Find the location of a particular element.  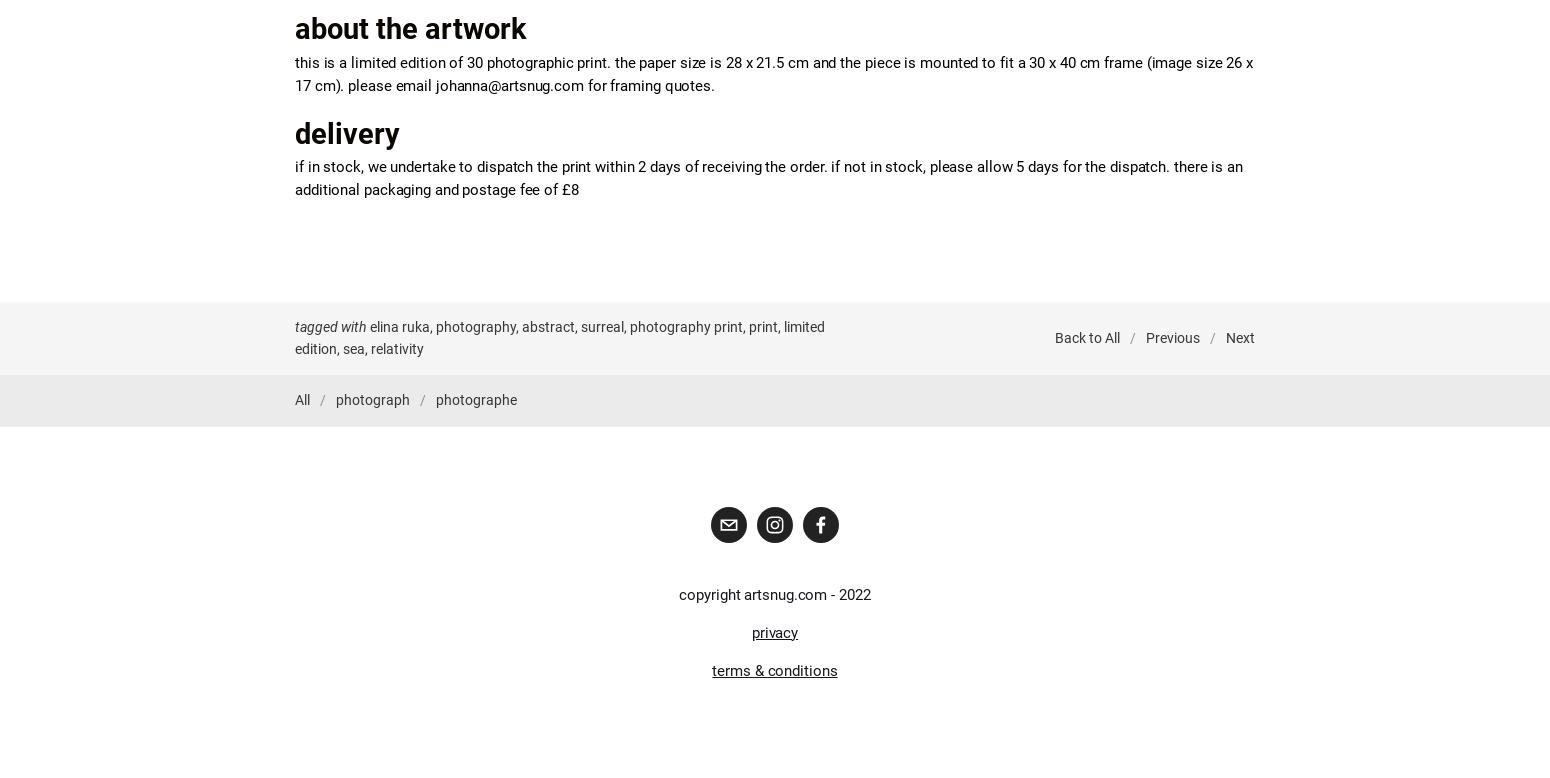

'elina ruka' is located at coordinates (368, 325).